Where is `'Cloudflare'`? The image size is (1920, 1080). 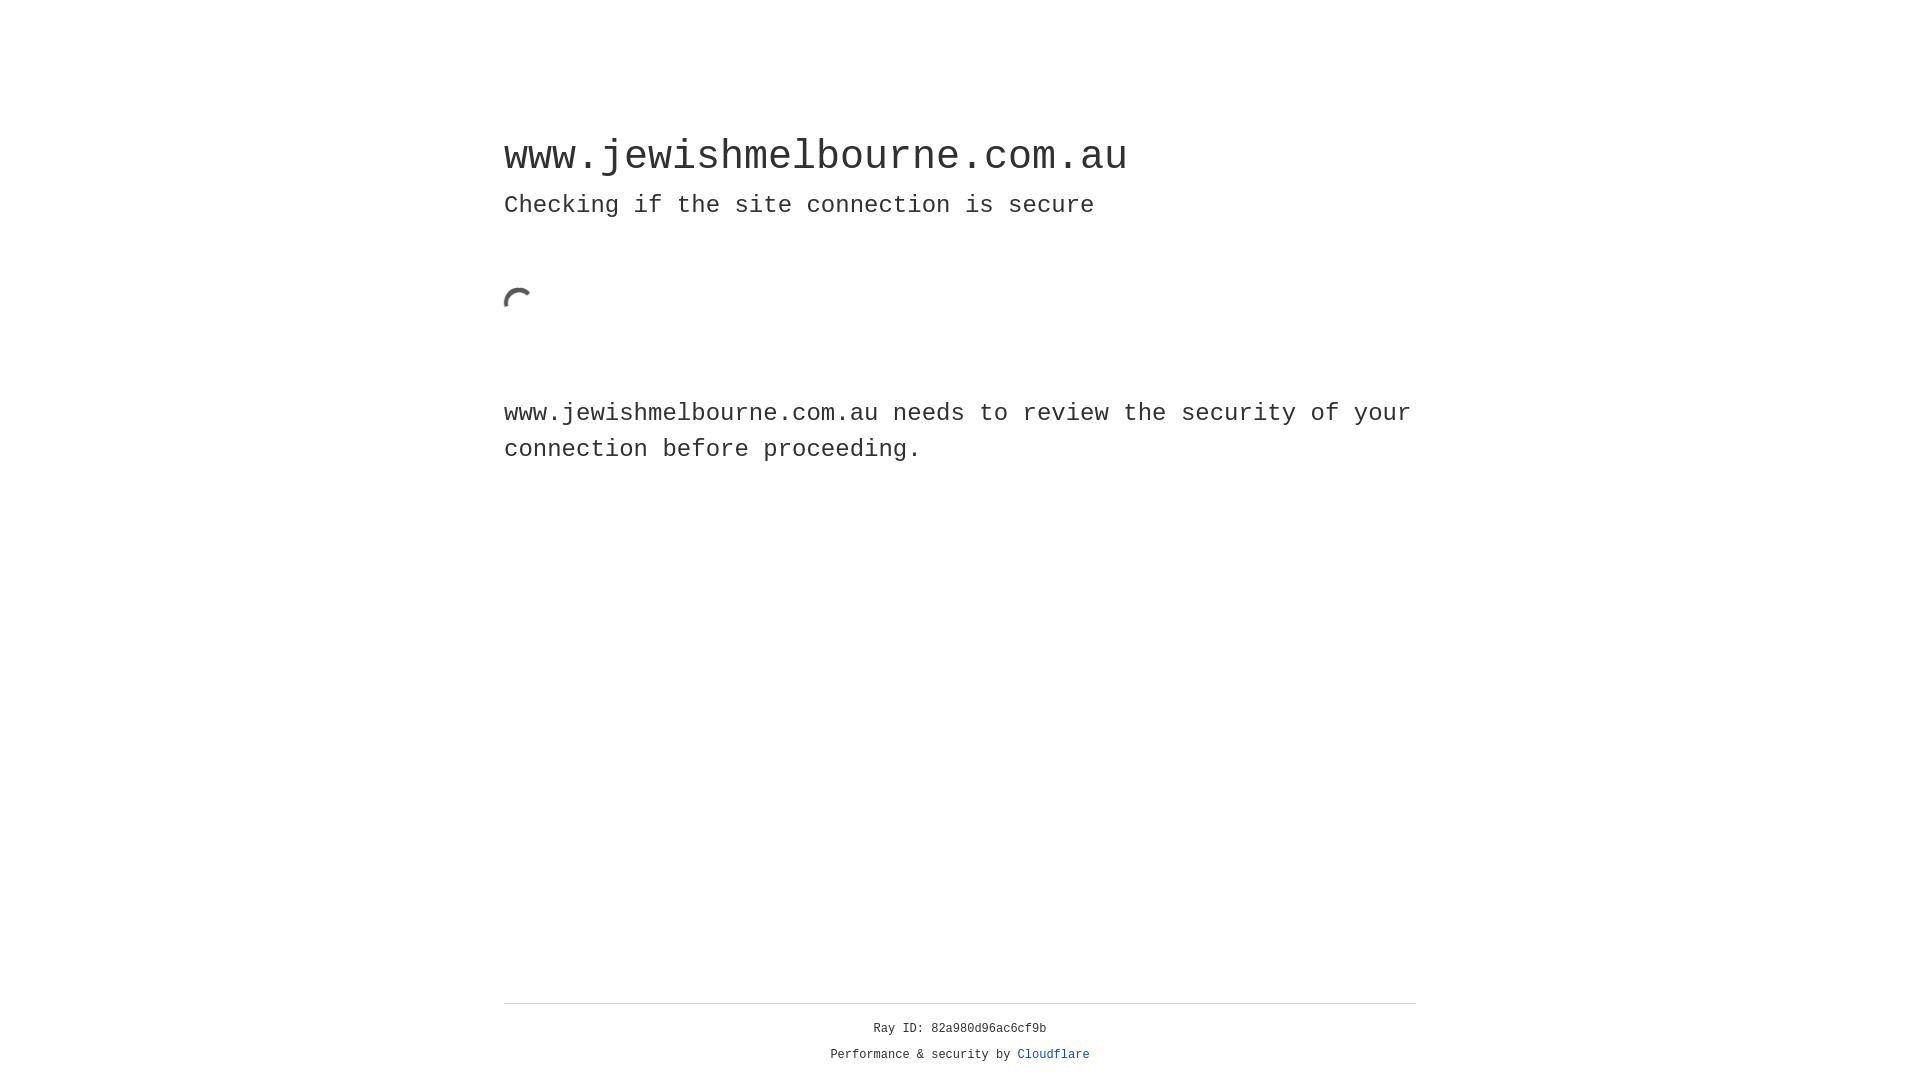 'Cloudflare' is located at coordinates (1053, 1054).